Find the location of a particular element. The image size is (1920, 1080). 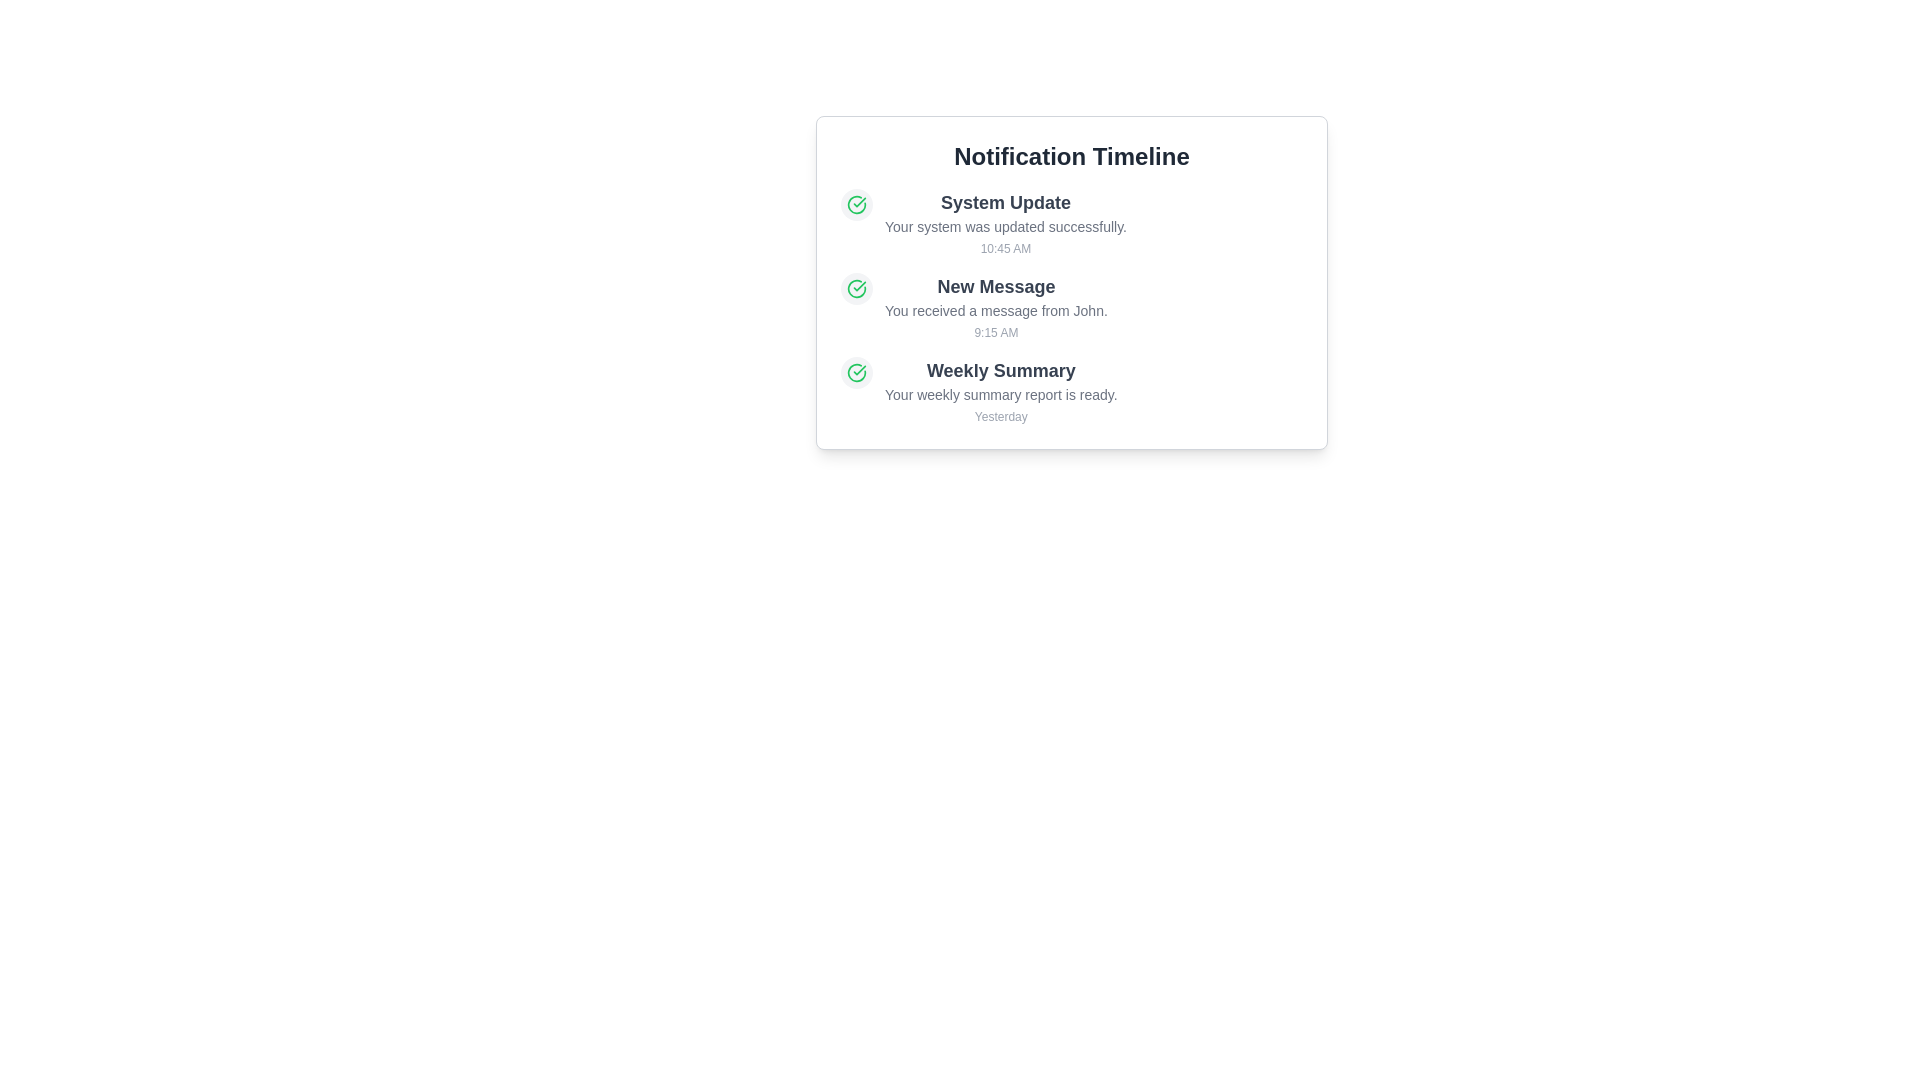

the descriptive text element that indicates the 'Weekly Summary' report is ready, which is located below the bold title and above the text 'Yesterday' is located at coordinates (1001, 394).